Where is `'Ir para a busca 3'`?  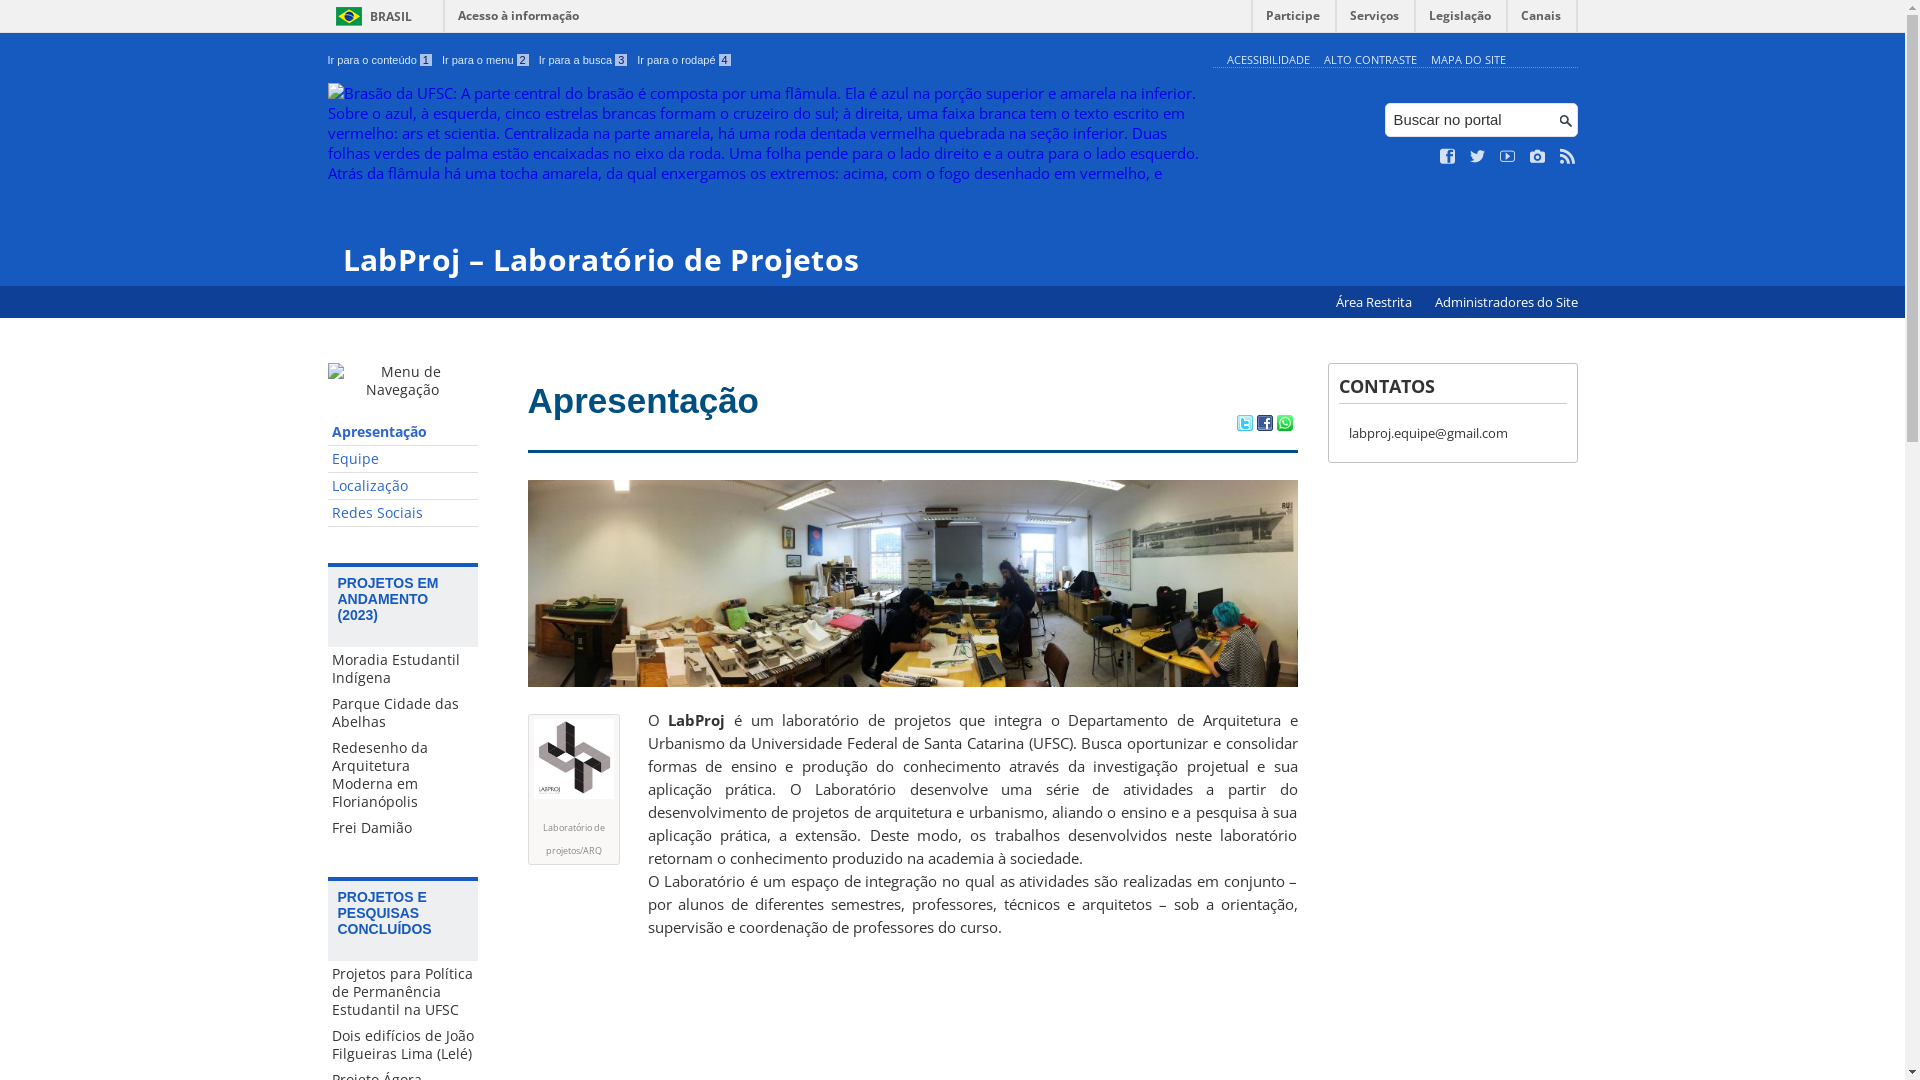
'Ir para a busca 3' is located at coordinates (582, 59).